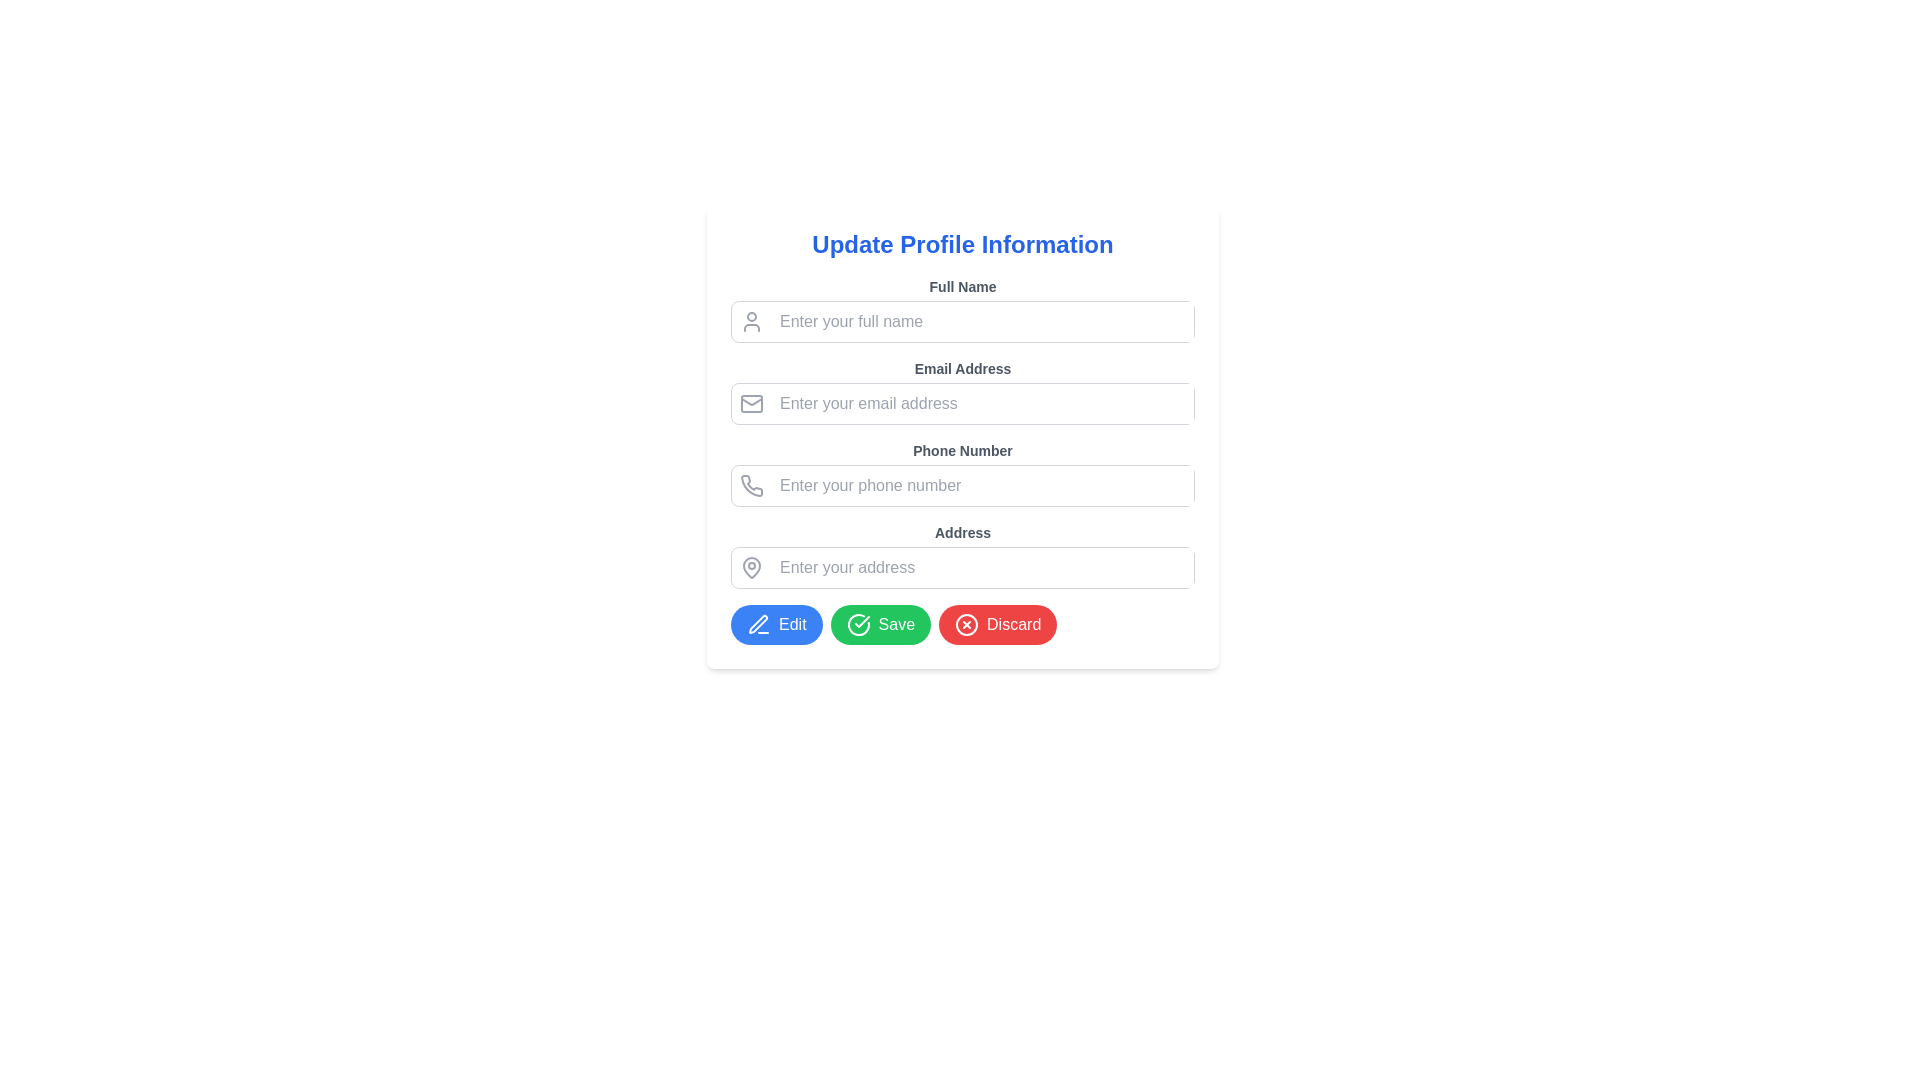 This screenshot has height=1080, width=1920. Describe the element at coordinates (983, 404) in the screenshot. I see `the email input field located below the 'Email Address' label and above the phone number input to allow the user to type in their email address` at that location.